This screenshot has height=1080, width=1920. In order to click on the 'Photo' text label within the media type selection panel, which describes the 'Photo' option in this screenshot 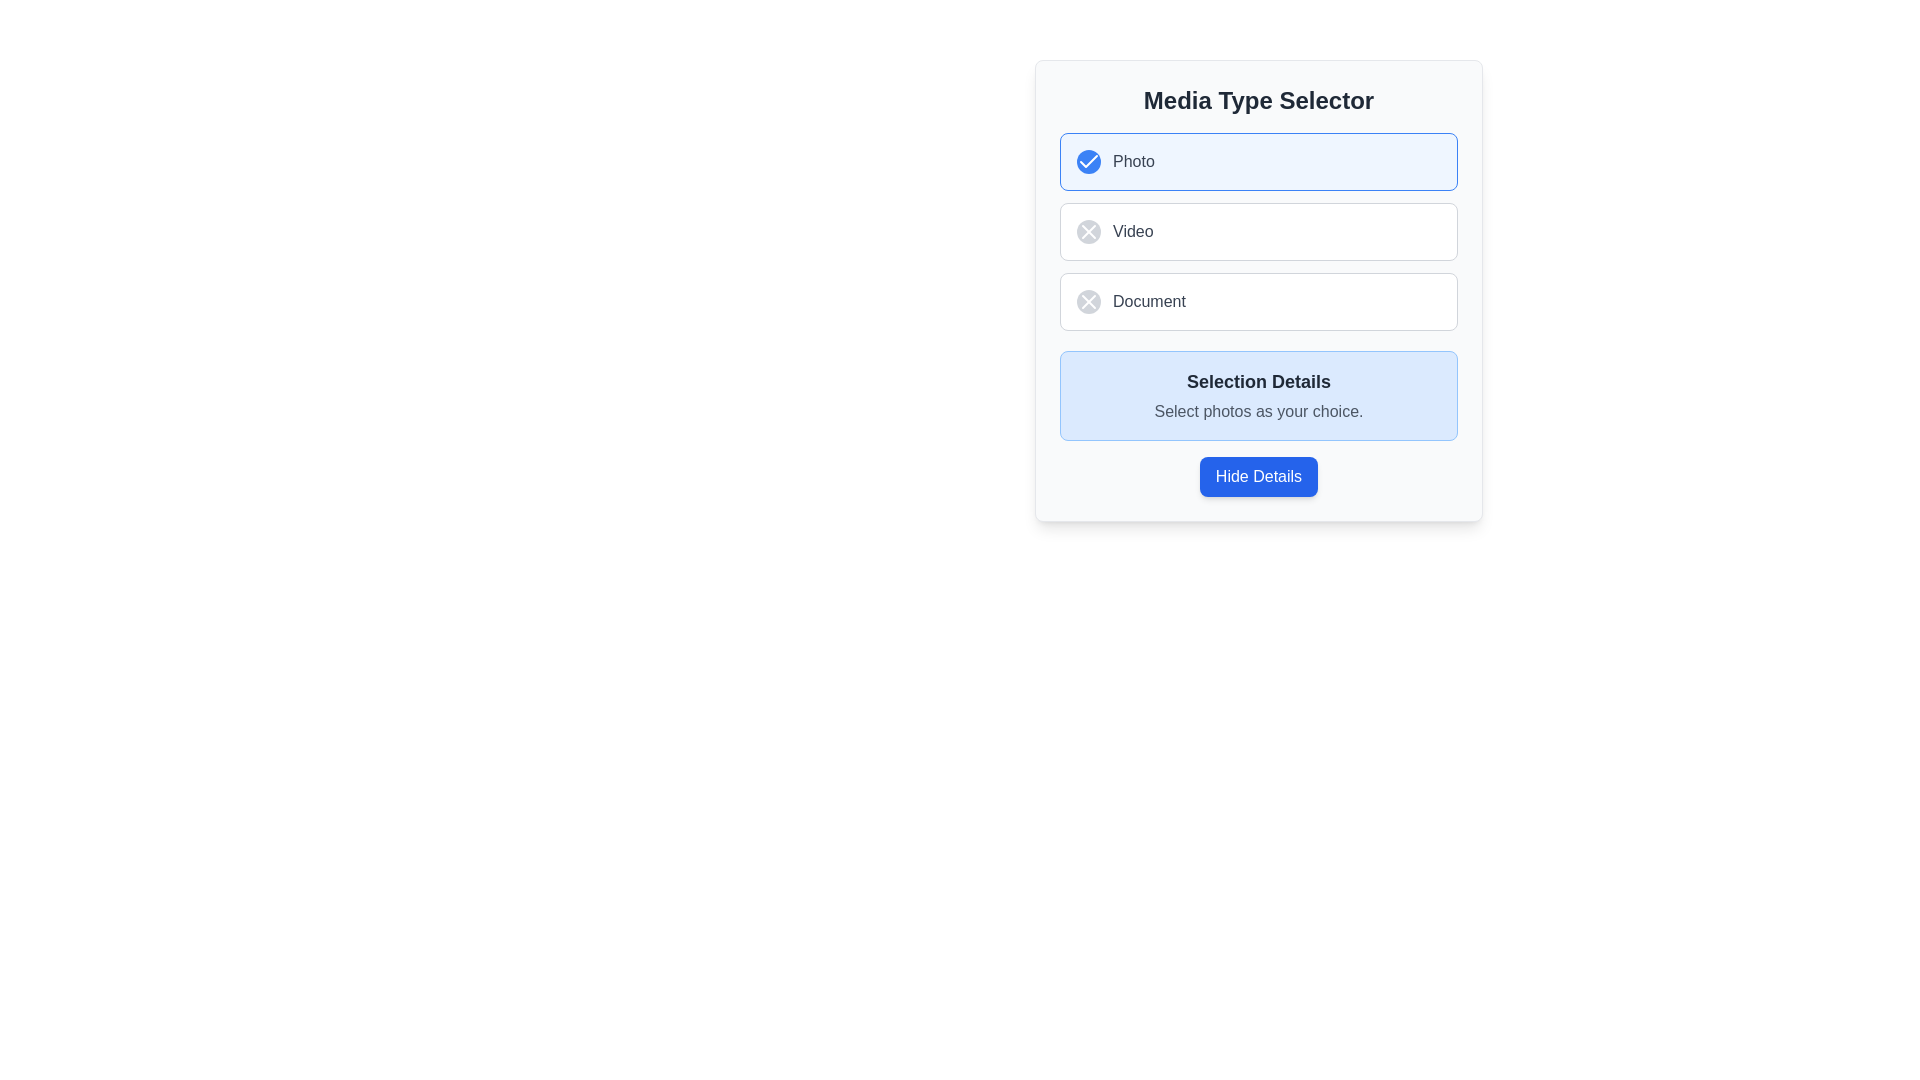, I will do `click(1133, 161)`.